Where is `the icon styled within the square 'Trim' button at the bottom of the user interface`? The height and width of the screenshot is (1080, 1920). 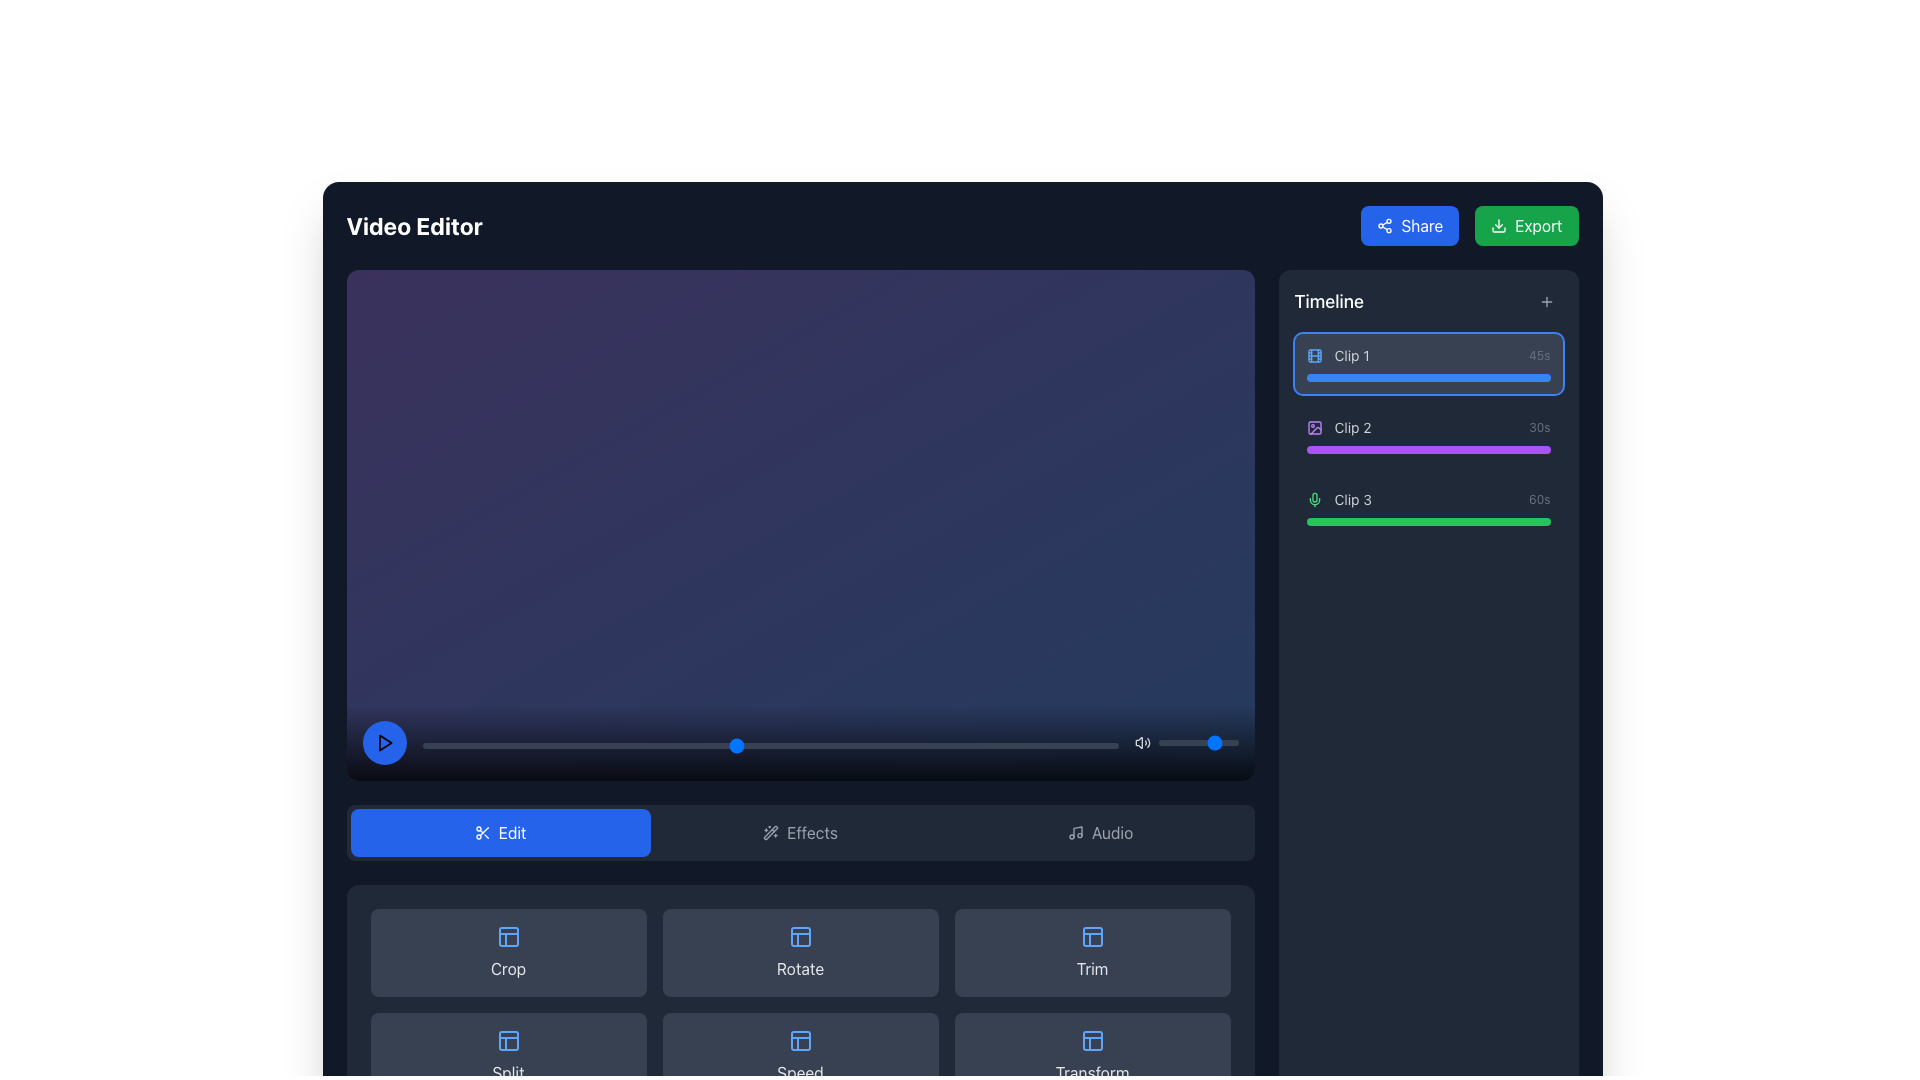 the icon styled within the square 'Trim' button at the bottom of the user interface is located at coordinates (1091, 936).